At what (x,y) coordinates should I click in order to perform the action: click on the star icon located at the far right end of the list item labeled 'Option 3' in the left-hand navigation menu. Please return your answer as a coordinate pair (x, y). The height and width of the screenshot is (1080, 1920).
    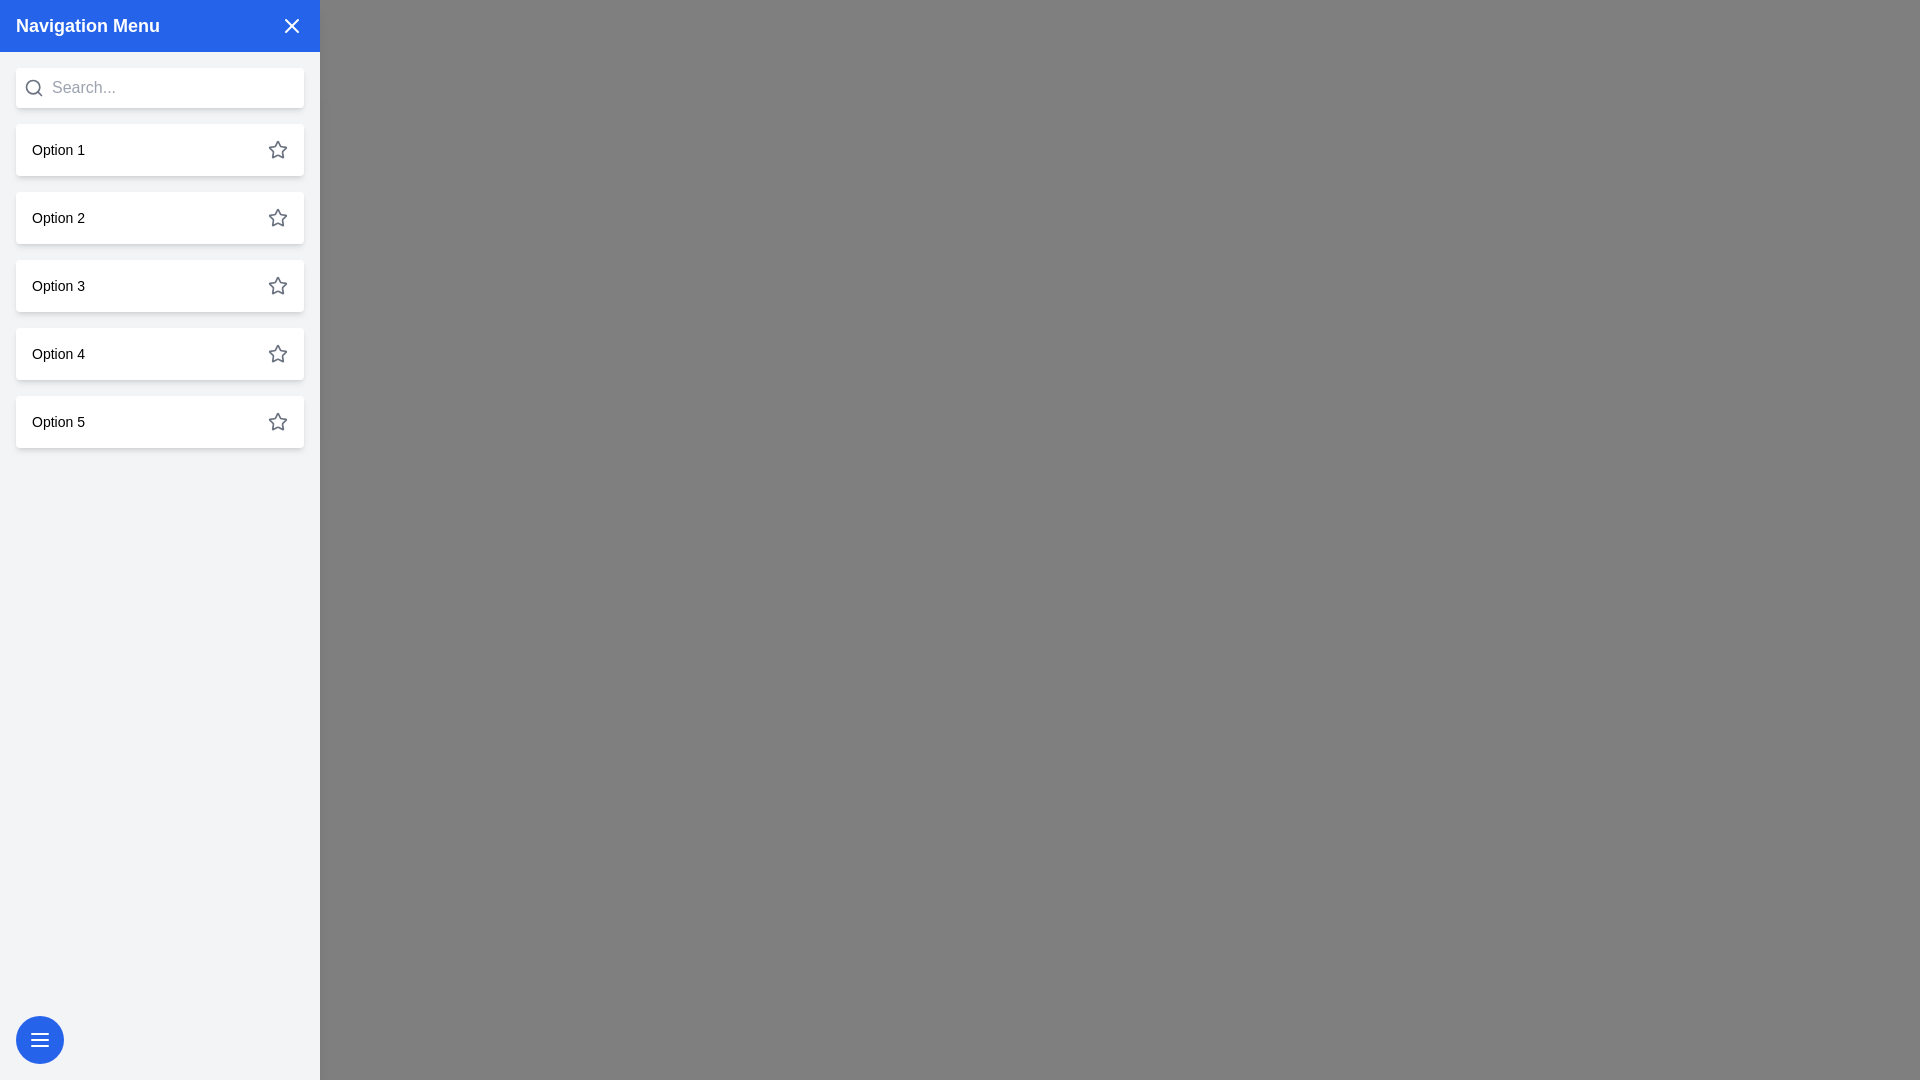
    Looking at the image, I should click on (277, 285).